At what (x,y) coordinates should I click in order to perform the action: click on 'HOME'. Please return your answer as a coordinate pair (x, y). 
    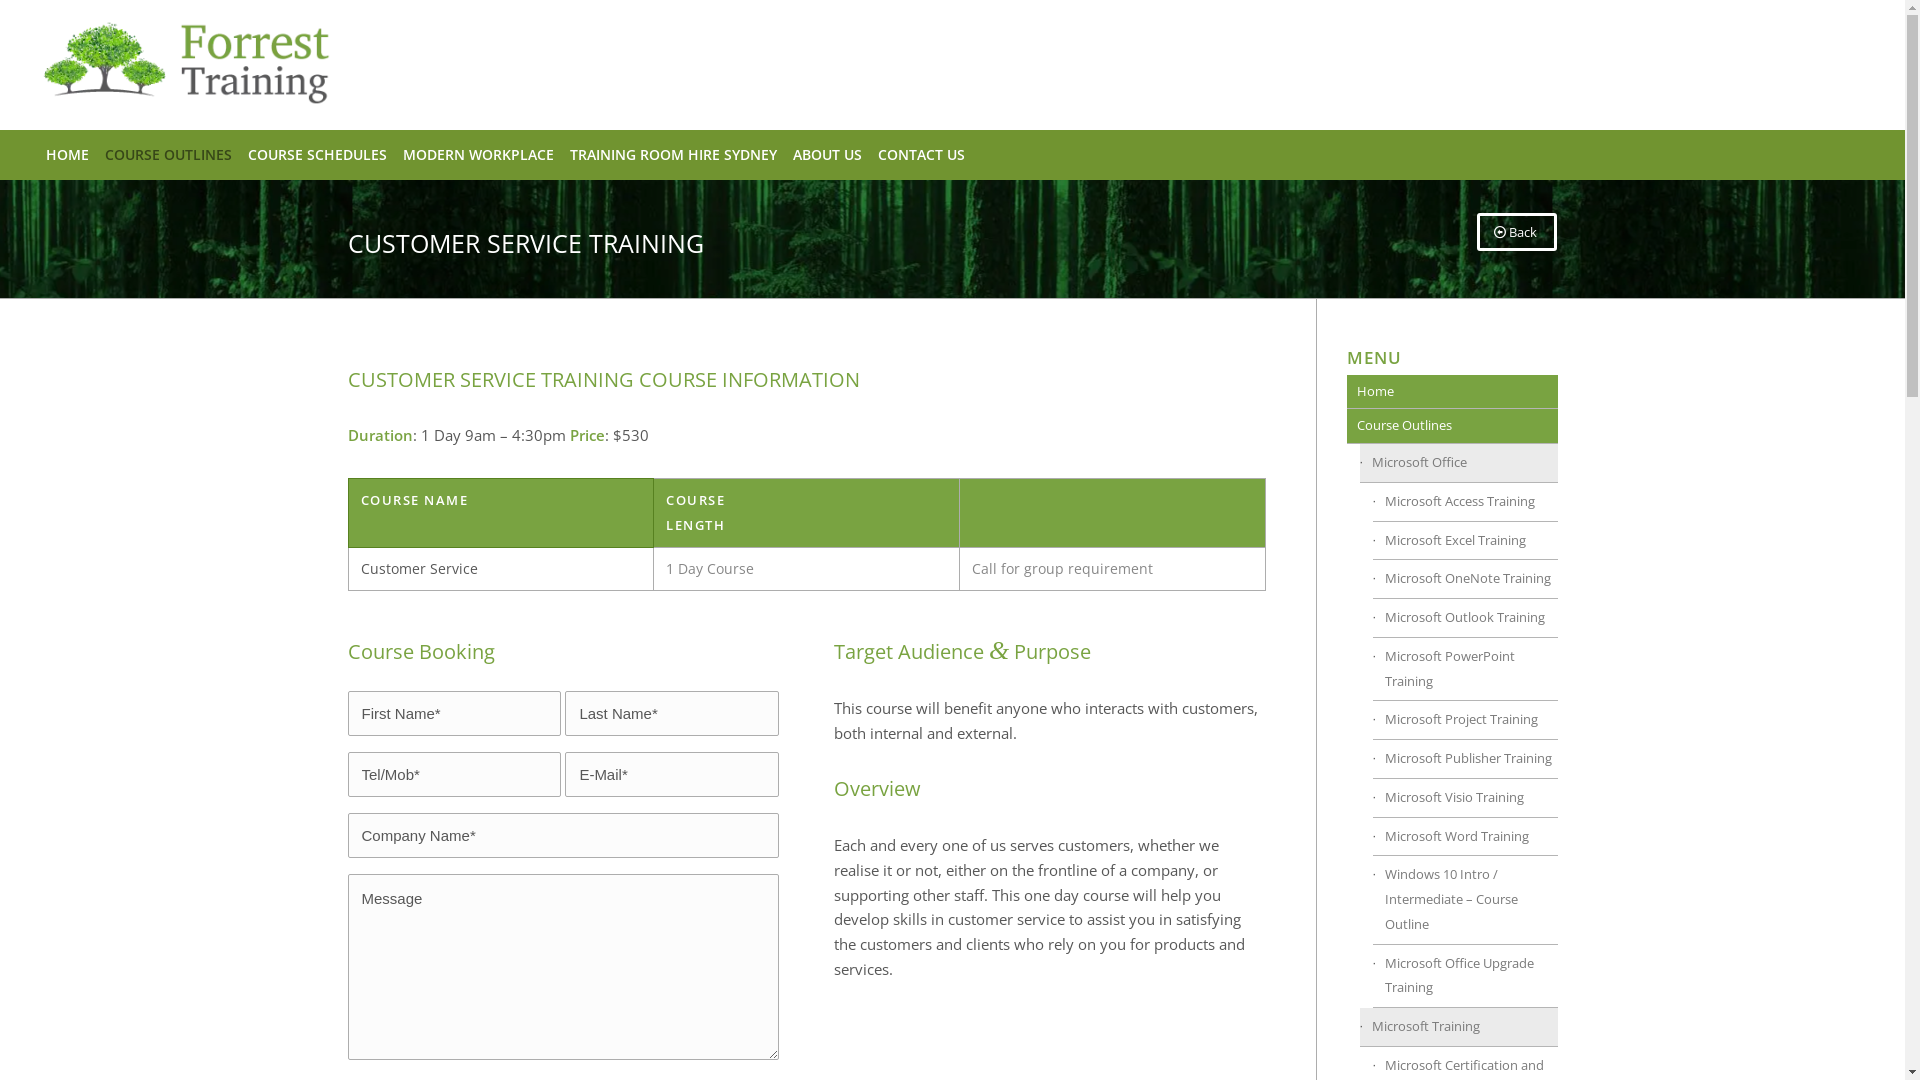
    Looking at the image, I should click on (67, 153).